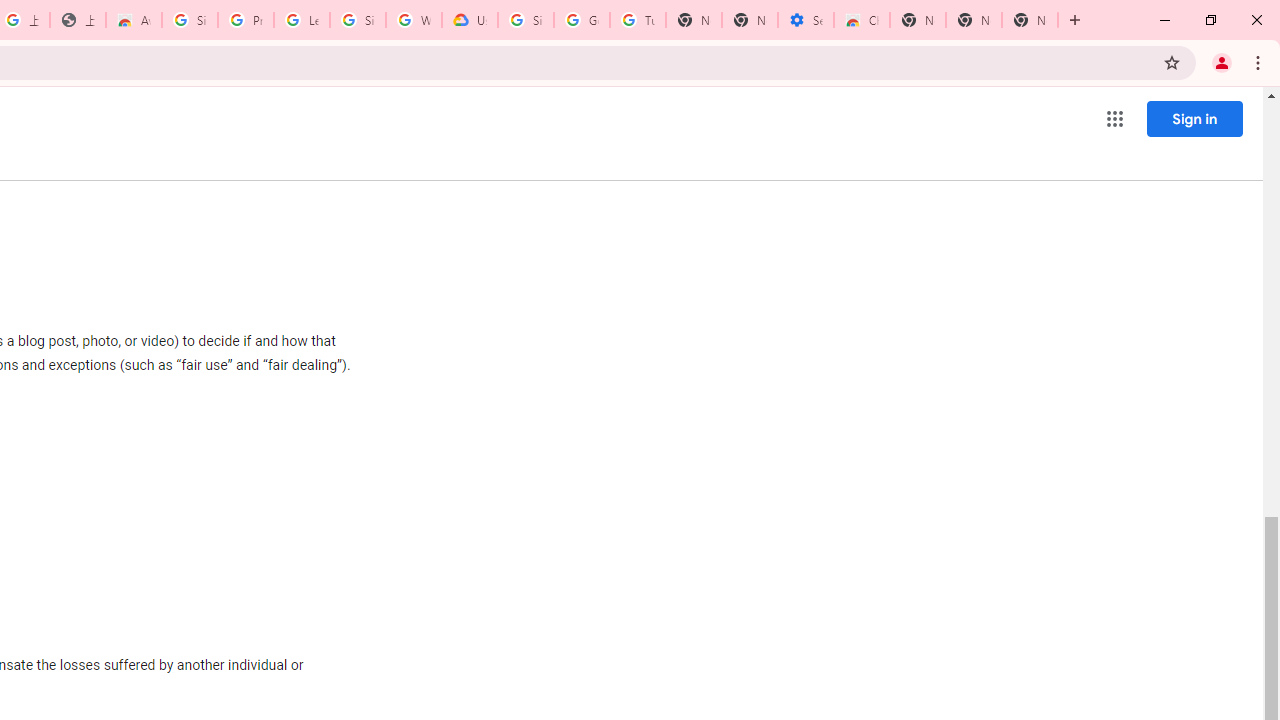 The image size is (1280, 720). I want to click on 'Chrome Web Store - Accessibility extensions', so click(862, 20).